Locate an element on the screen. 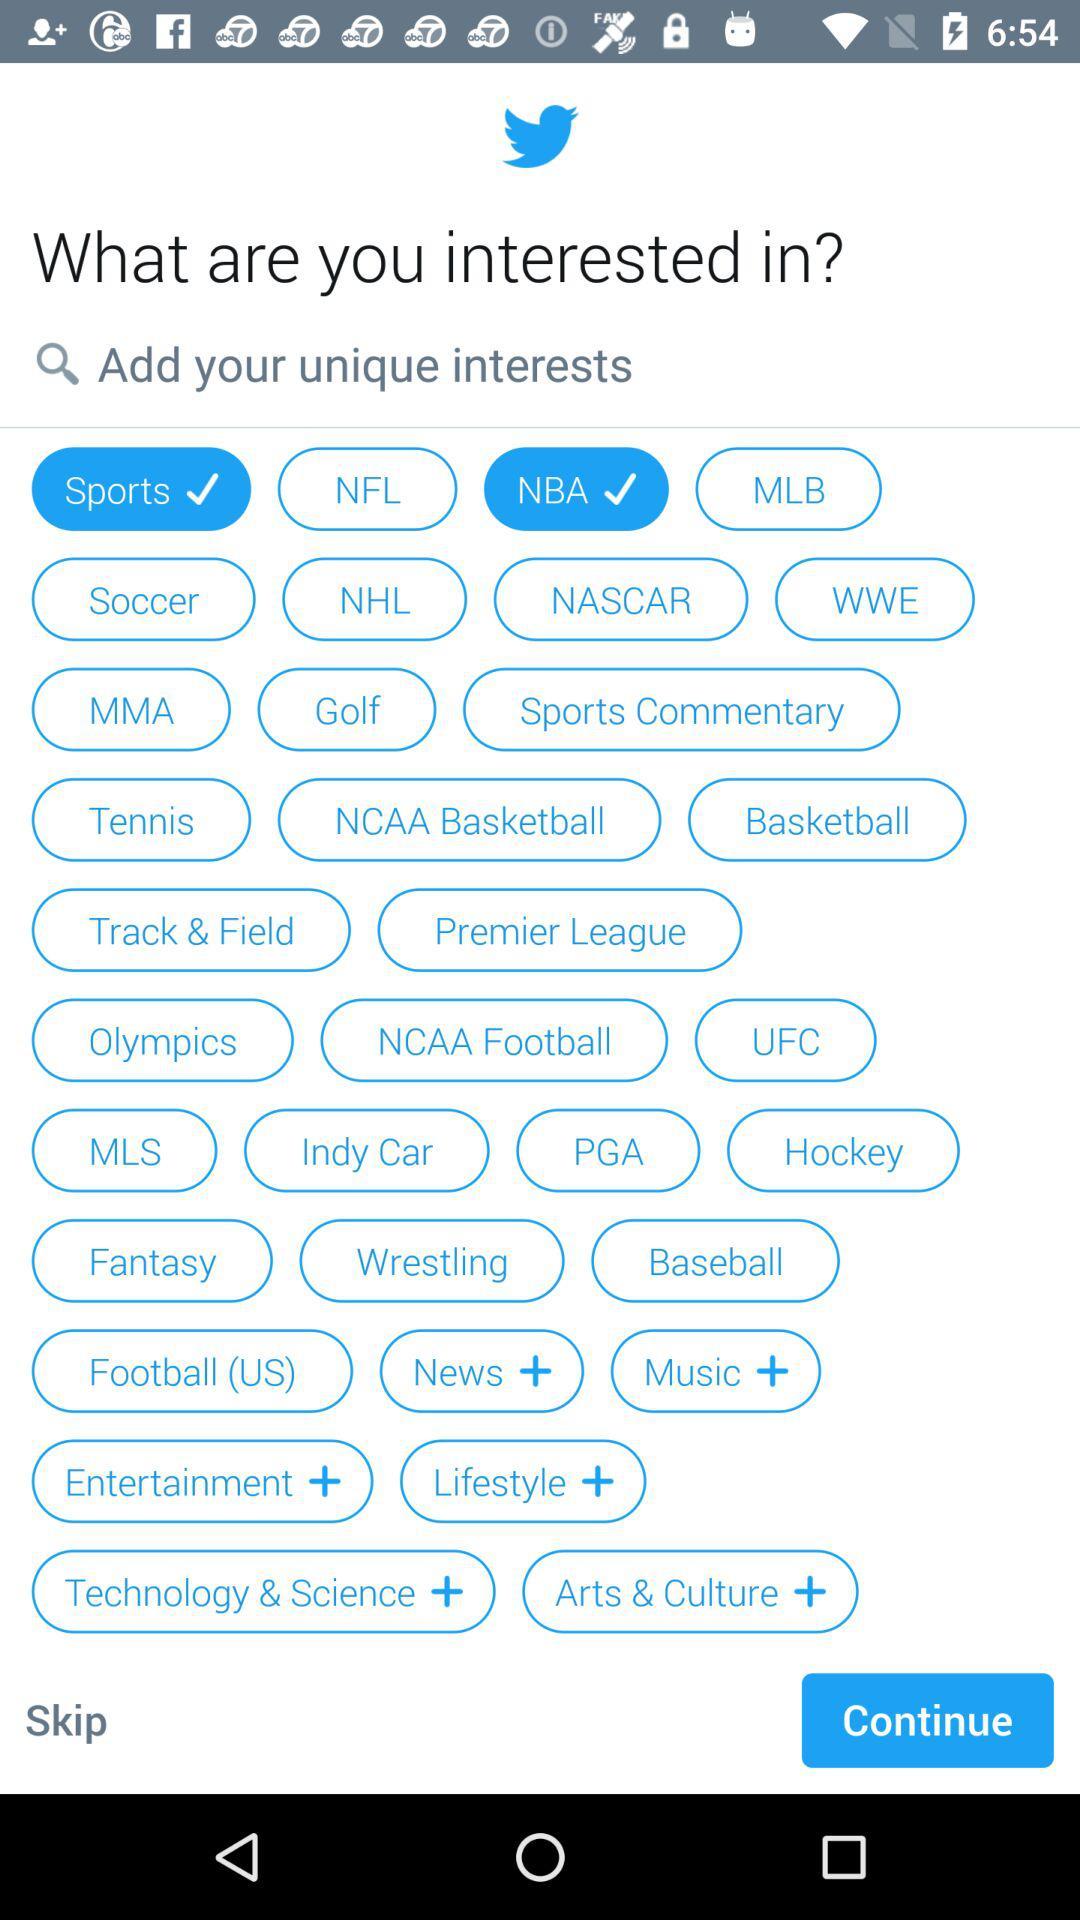  the icon above the mls item is located at coordinates (161, 1040).